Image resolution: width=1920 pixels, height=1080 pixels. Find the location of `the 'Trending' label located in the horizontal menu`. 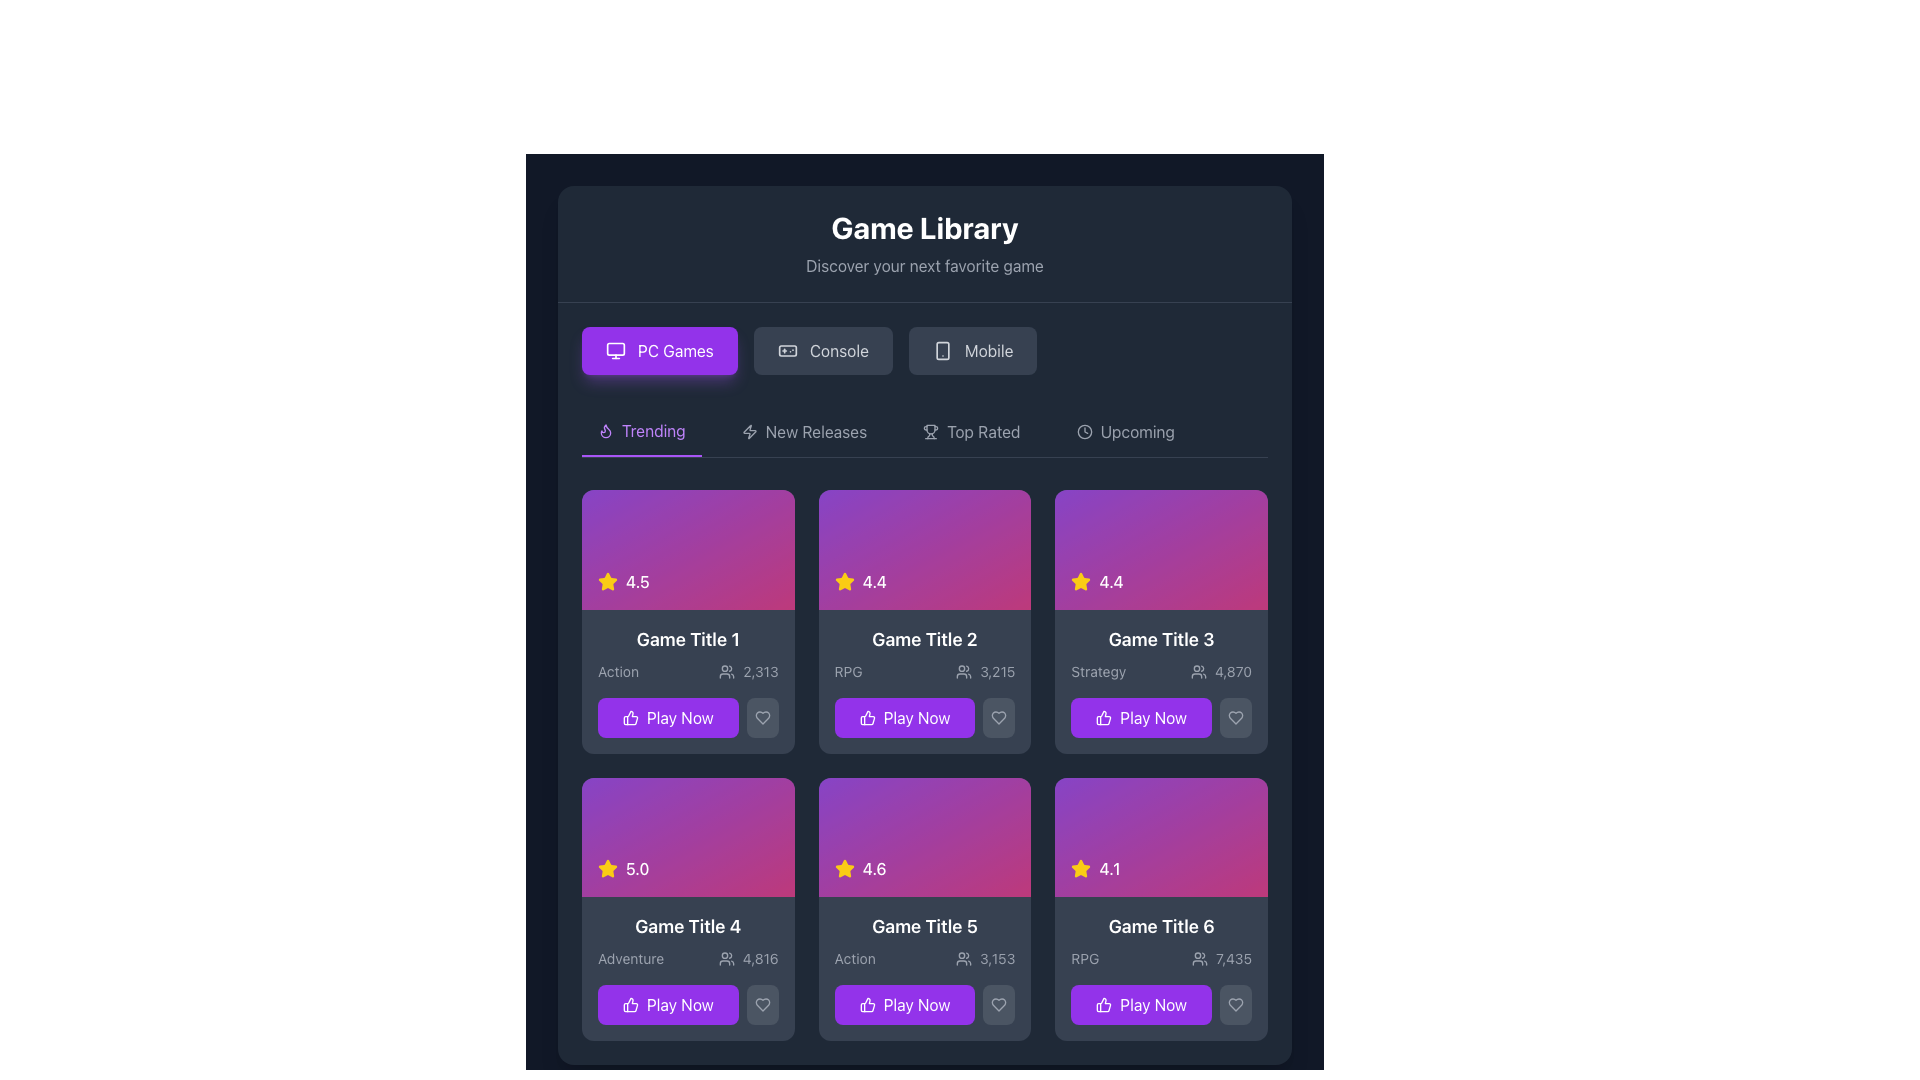

the 'Trending' label located in the horizontal menu is located at coordinates (653, 430).